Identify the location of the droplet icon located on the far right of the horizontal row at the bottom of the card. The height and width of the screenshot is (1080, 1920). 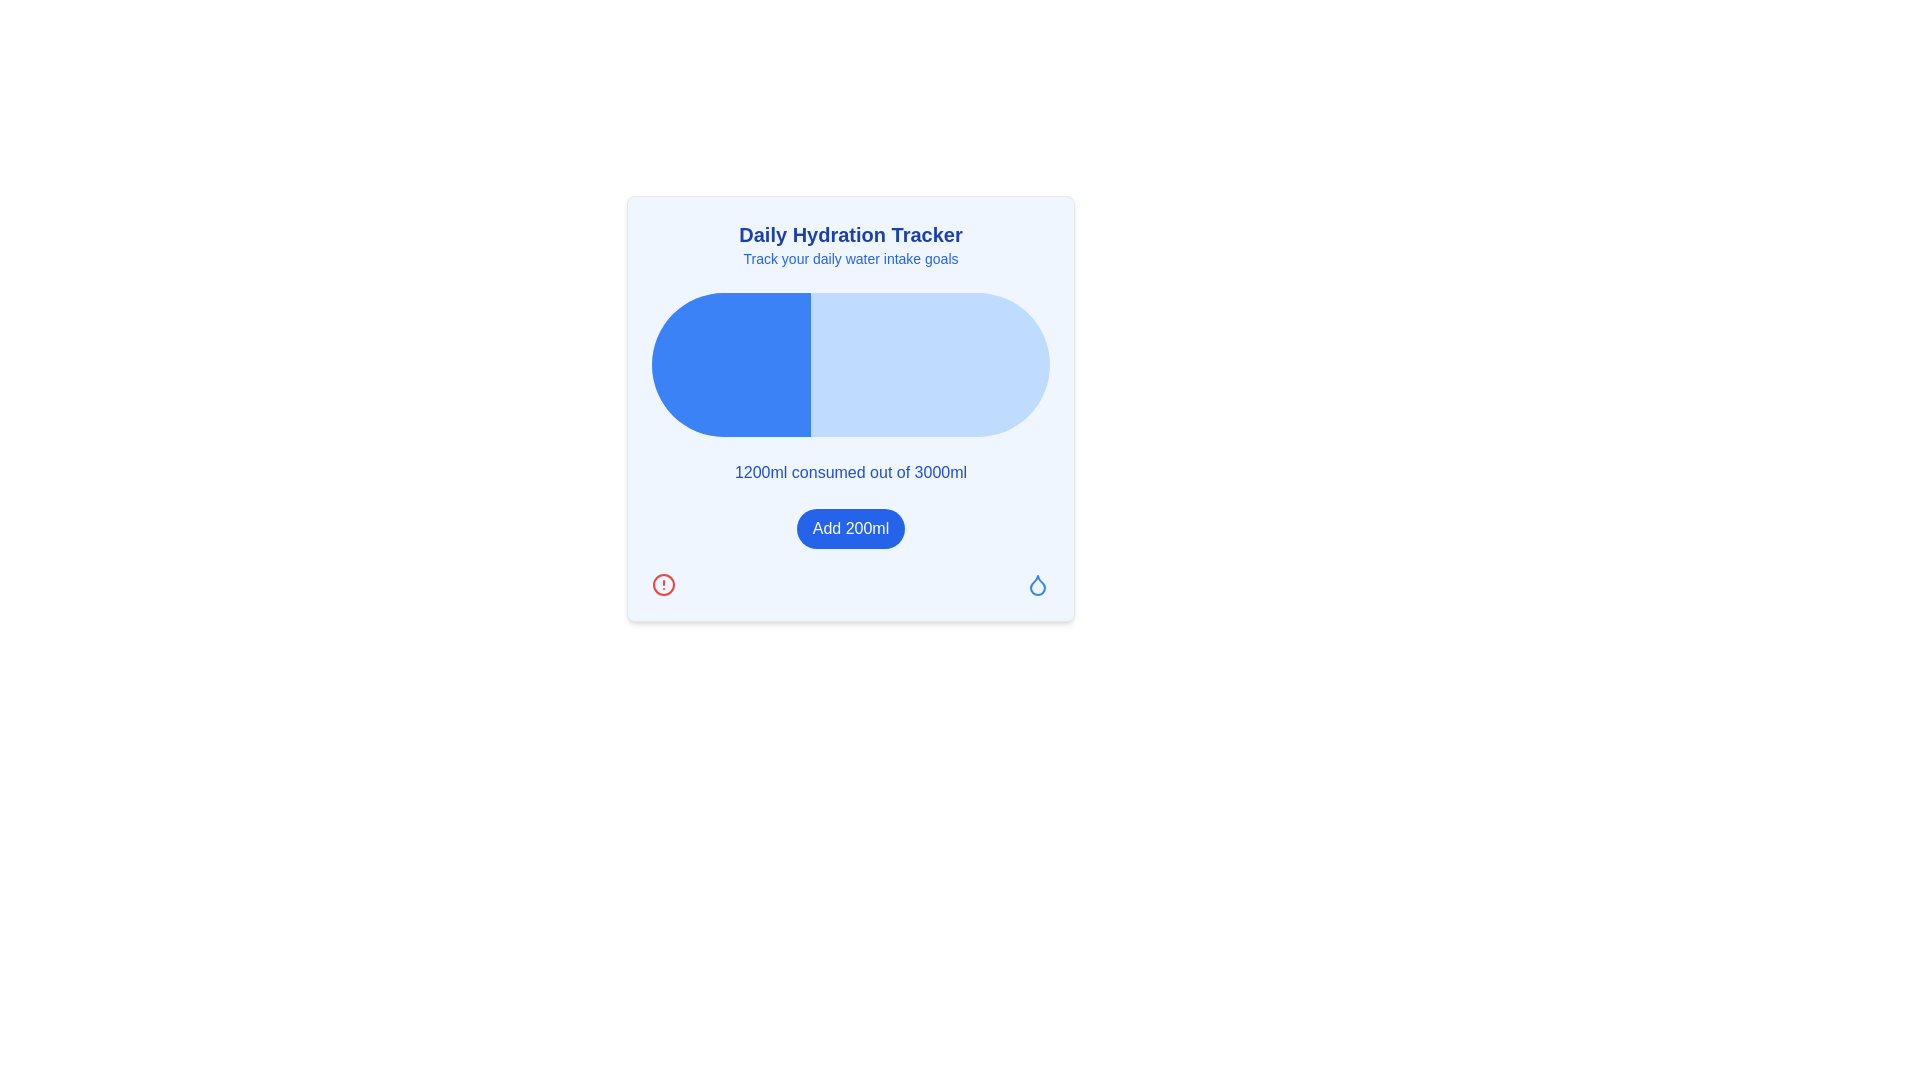
(1037, 585).